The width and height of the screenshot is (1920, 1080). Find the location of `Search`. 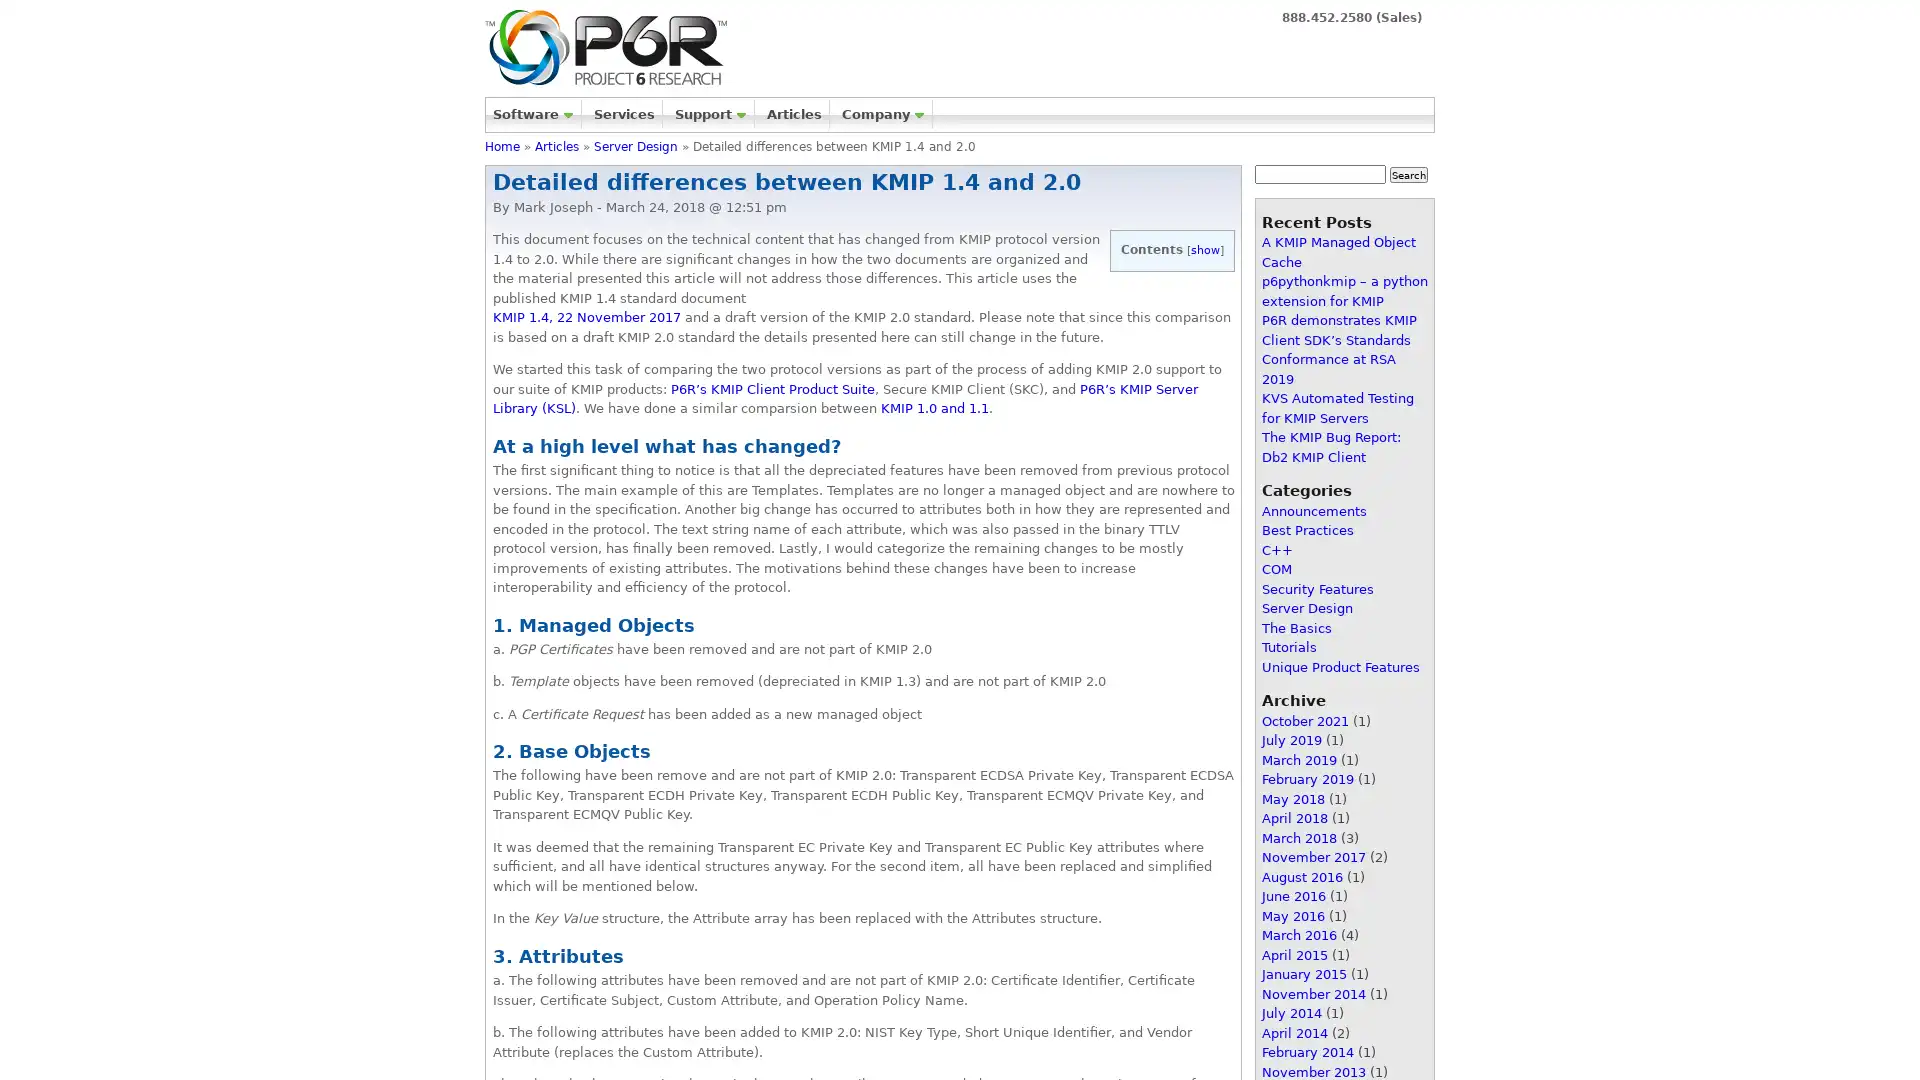

Search is located at coordinates (1408, 173).